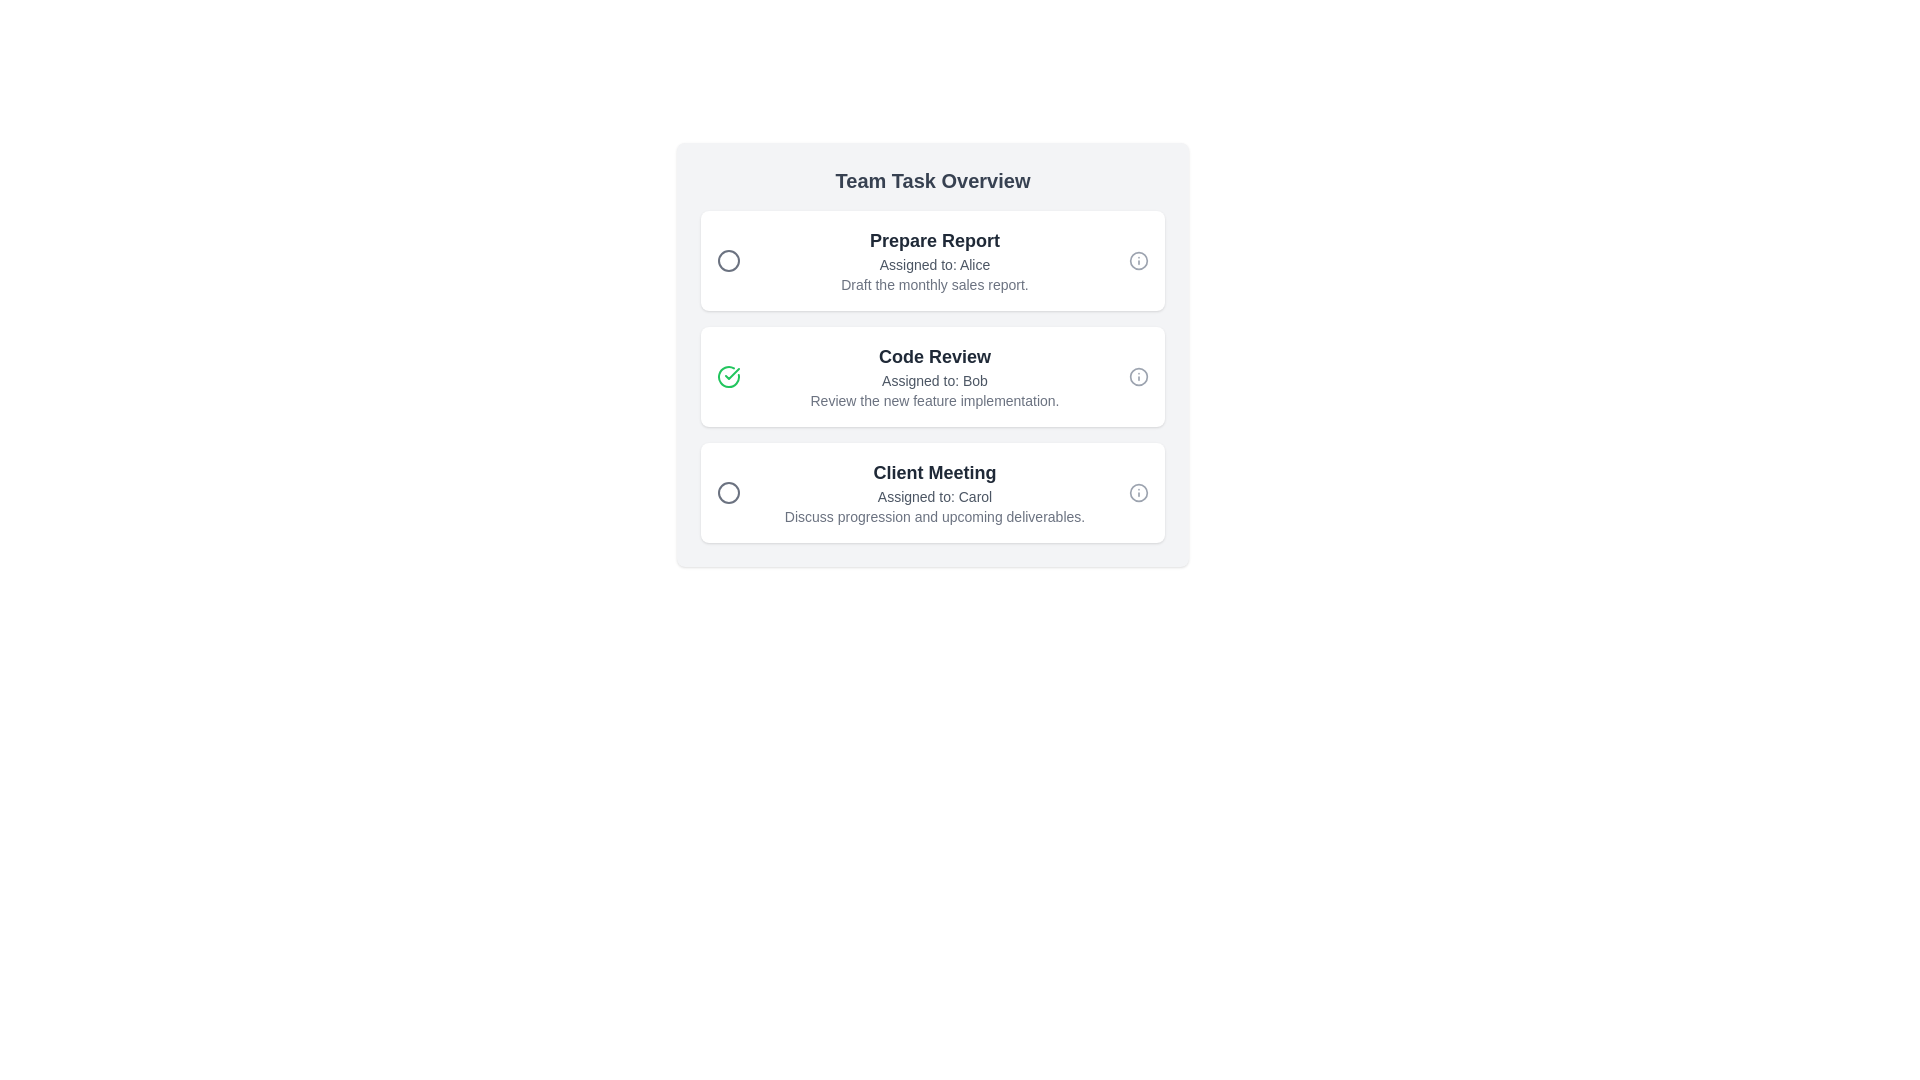 The image size is (1920, 1080). What do you see at coordinates (1138, 260) in the screenshot?
I see `the circular icon located at the top-right corner of the 'Prepare Report' task block, styled as part of an SVG with neutral colors` at bounding box center [1138, 260].